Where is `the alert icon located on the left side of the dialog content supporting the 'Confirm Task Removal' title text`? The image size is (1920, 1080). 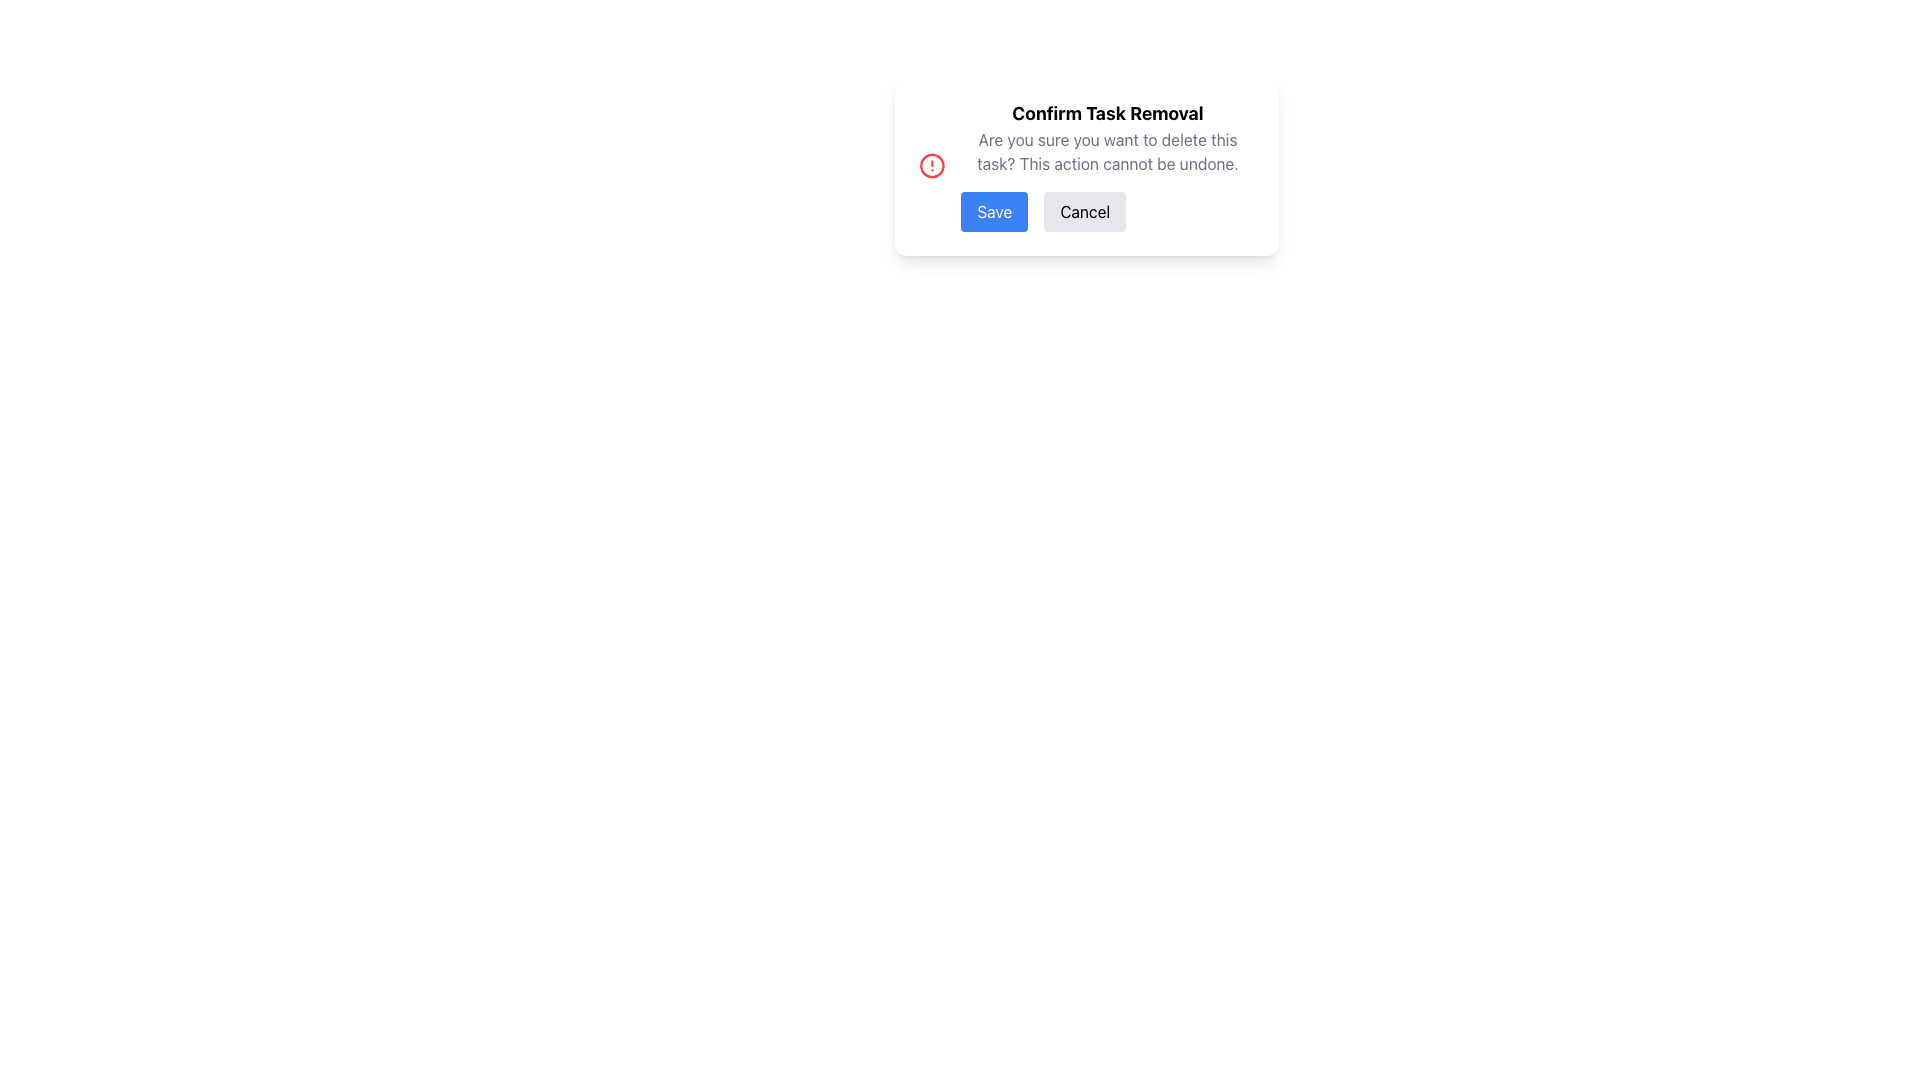
the alert icon located on the left side of the dialog content supporting the 'Confirm Task Removal' title text is located at coordinates (930, 164).